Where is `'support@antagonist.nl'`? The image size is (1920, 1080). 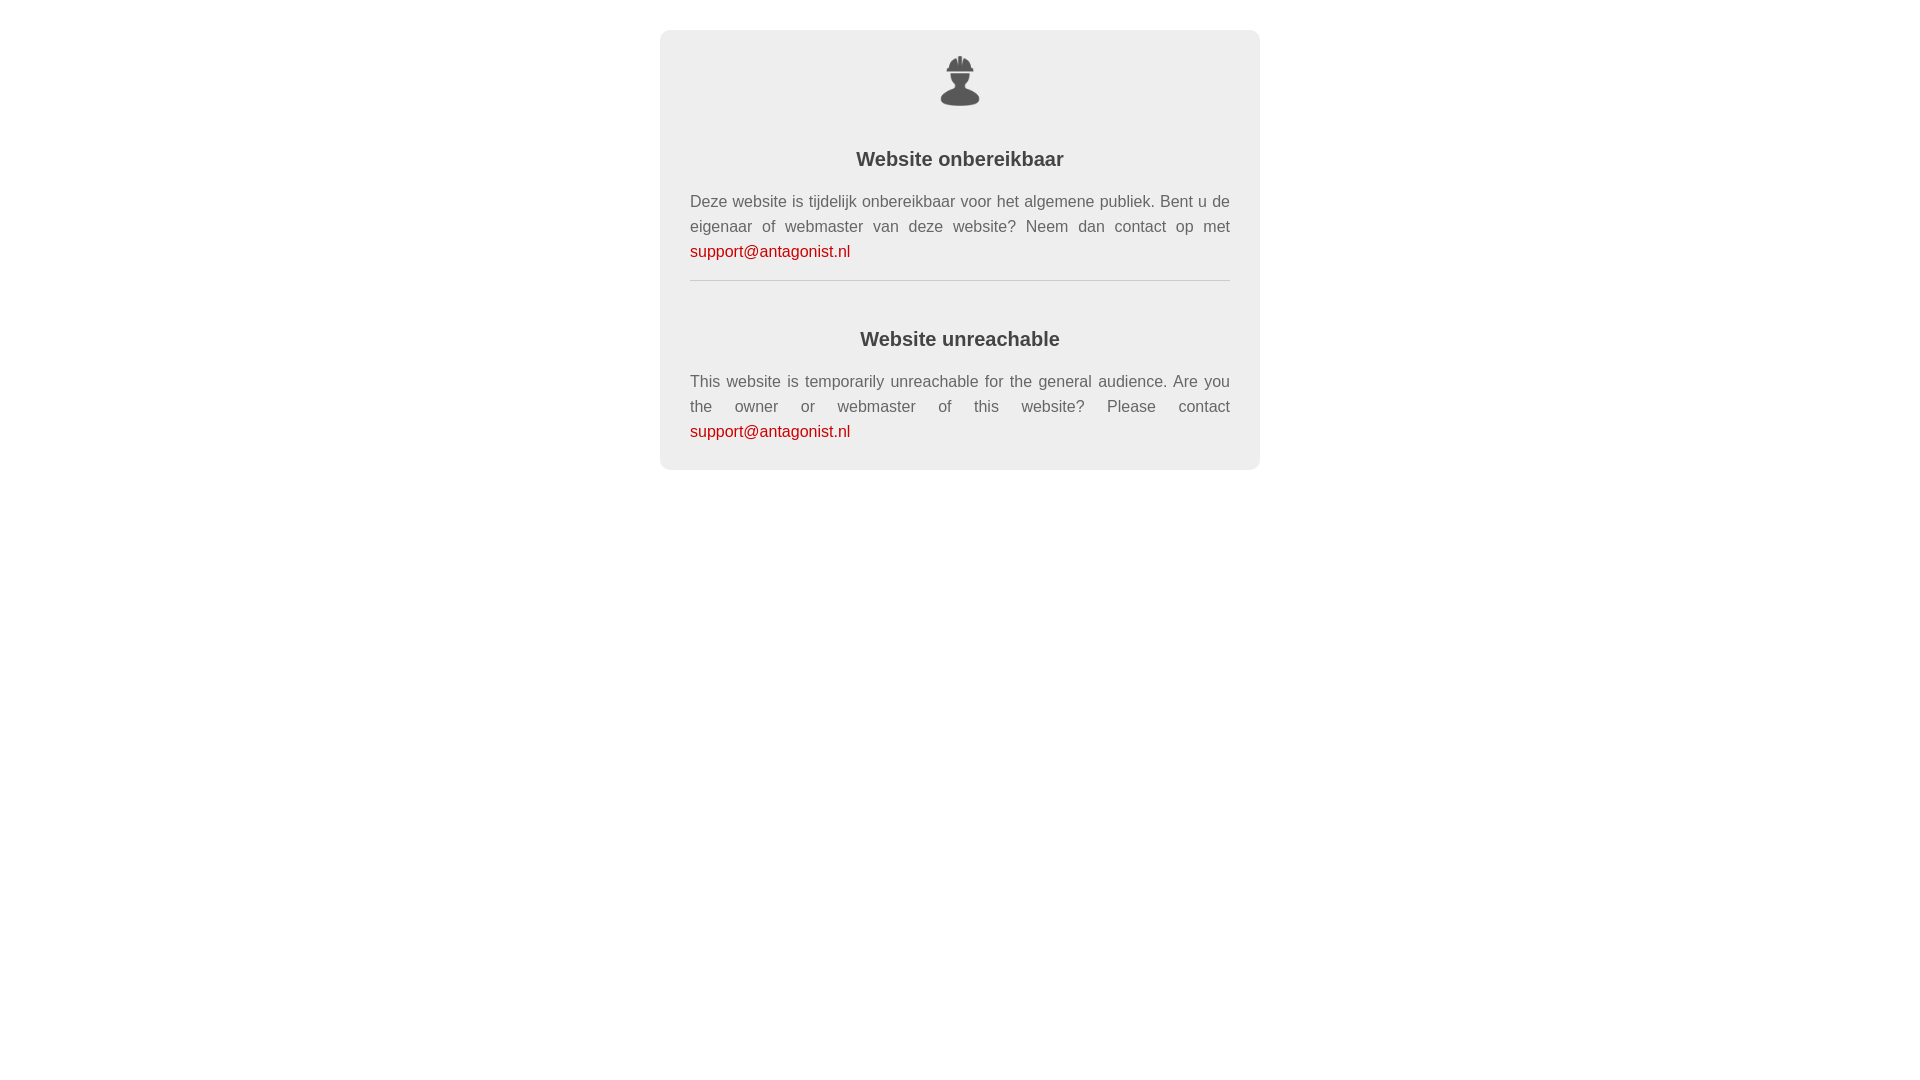
'support@antagonist.nl' is located at coordinates (768, 430).